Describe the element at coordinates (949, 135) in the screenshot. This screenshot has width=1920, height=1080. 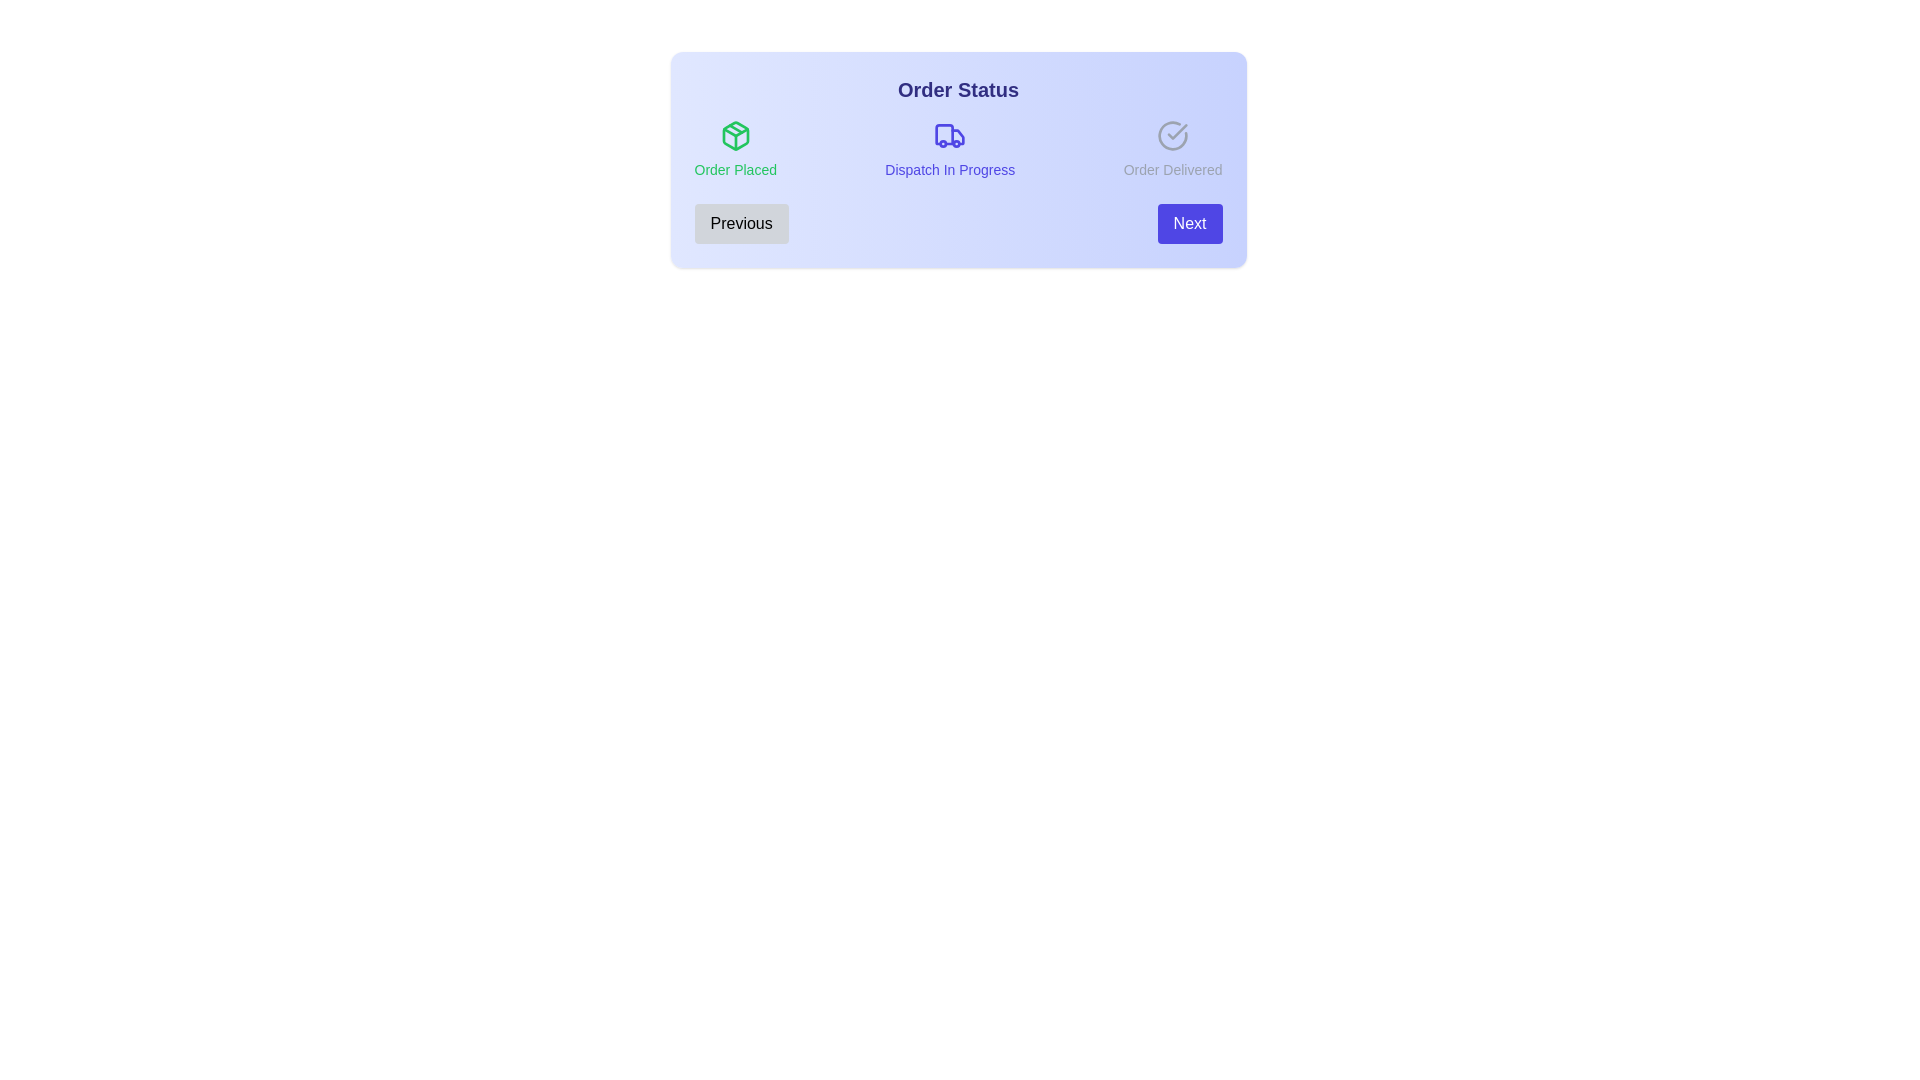
I see `the blue truck icon representing 'Dispatch In Progress' in the 'Order Status' section` at that location.